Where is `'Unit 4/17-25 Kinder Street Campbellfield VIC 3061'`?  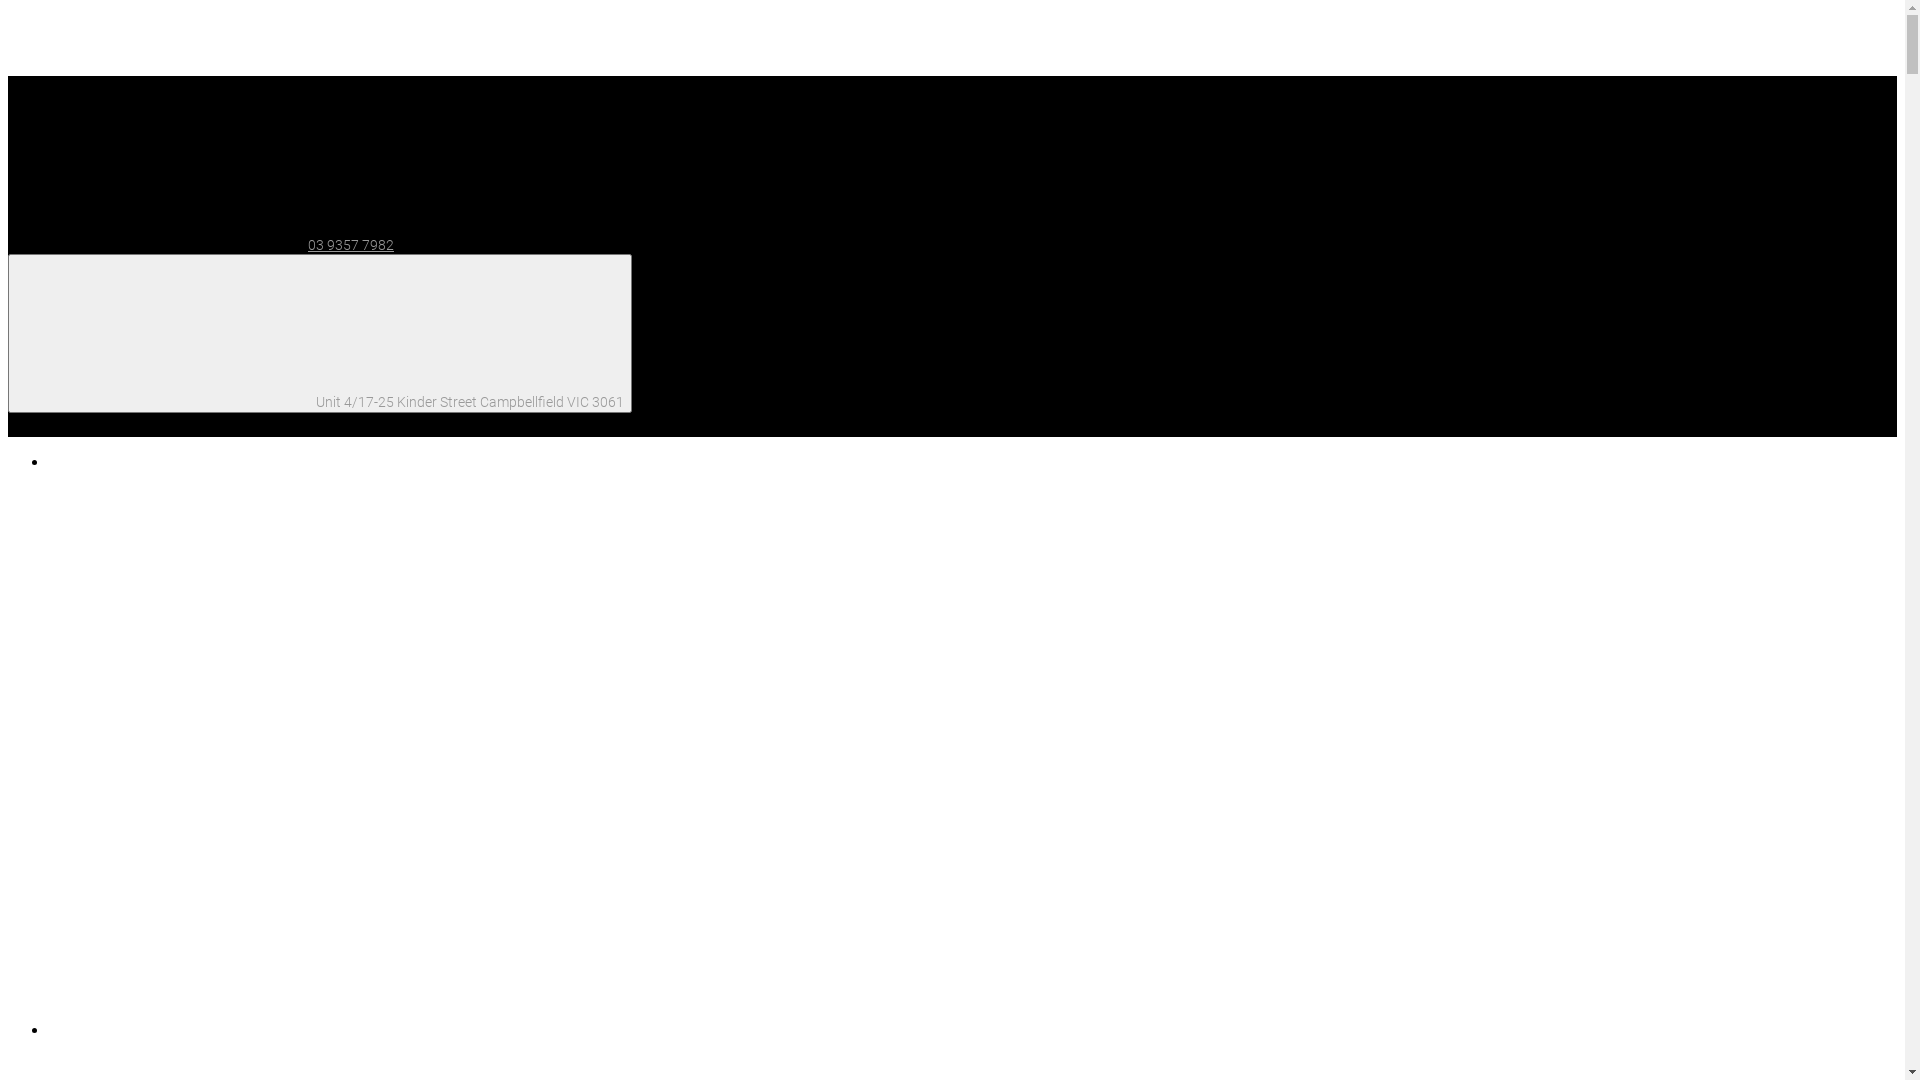 'Unit 4/17-25 Kinder Street Campbellfield VIC 3061' is located at coordinates (320, 332).